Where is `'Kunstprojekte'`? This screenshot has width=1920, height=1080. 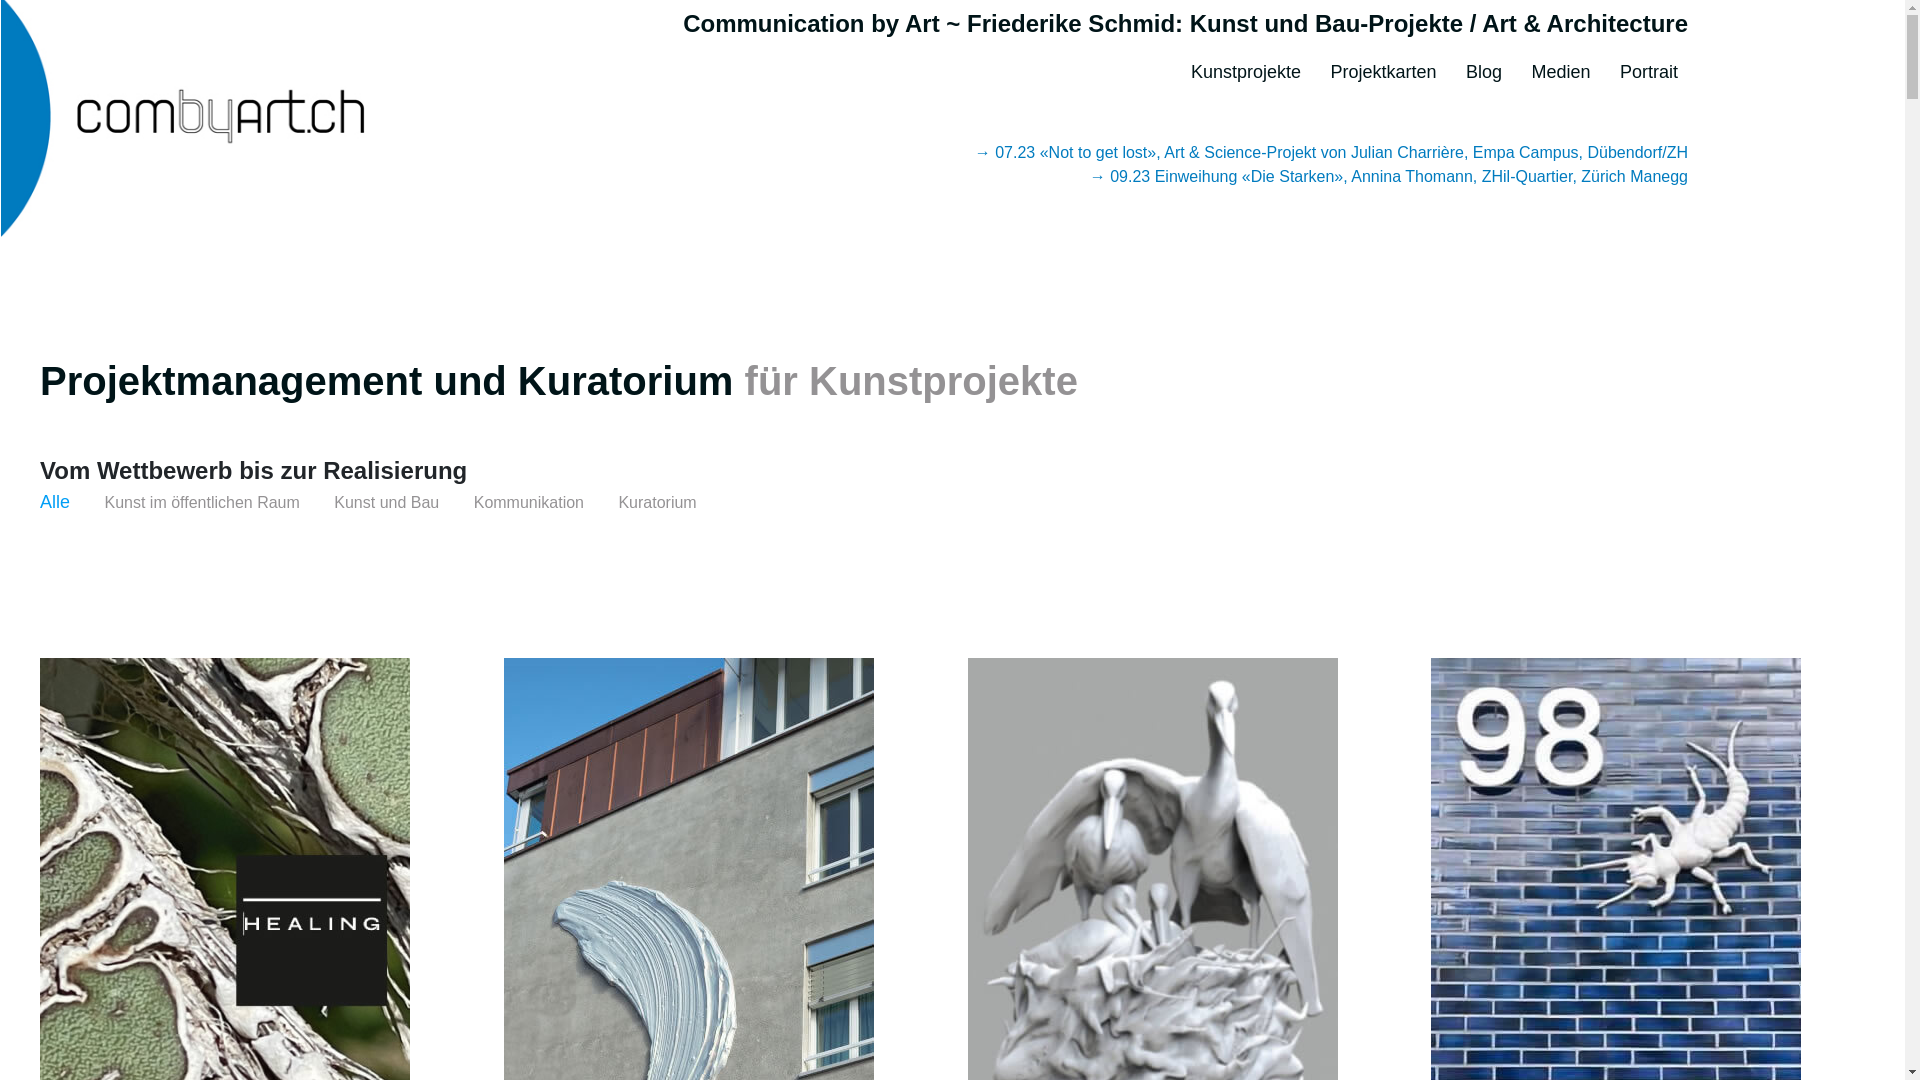
'Kunstprojekte' is located at coordinates (1245, 64).